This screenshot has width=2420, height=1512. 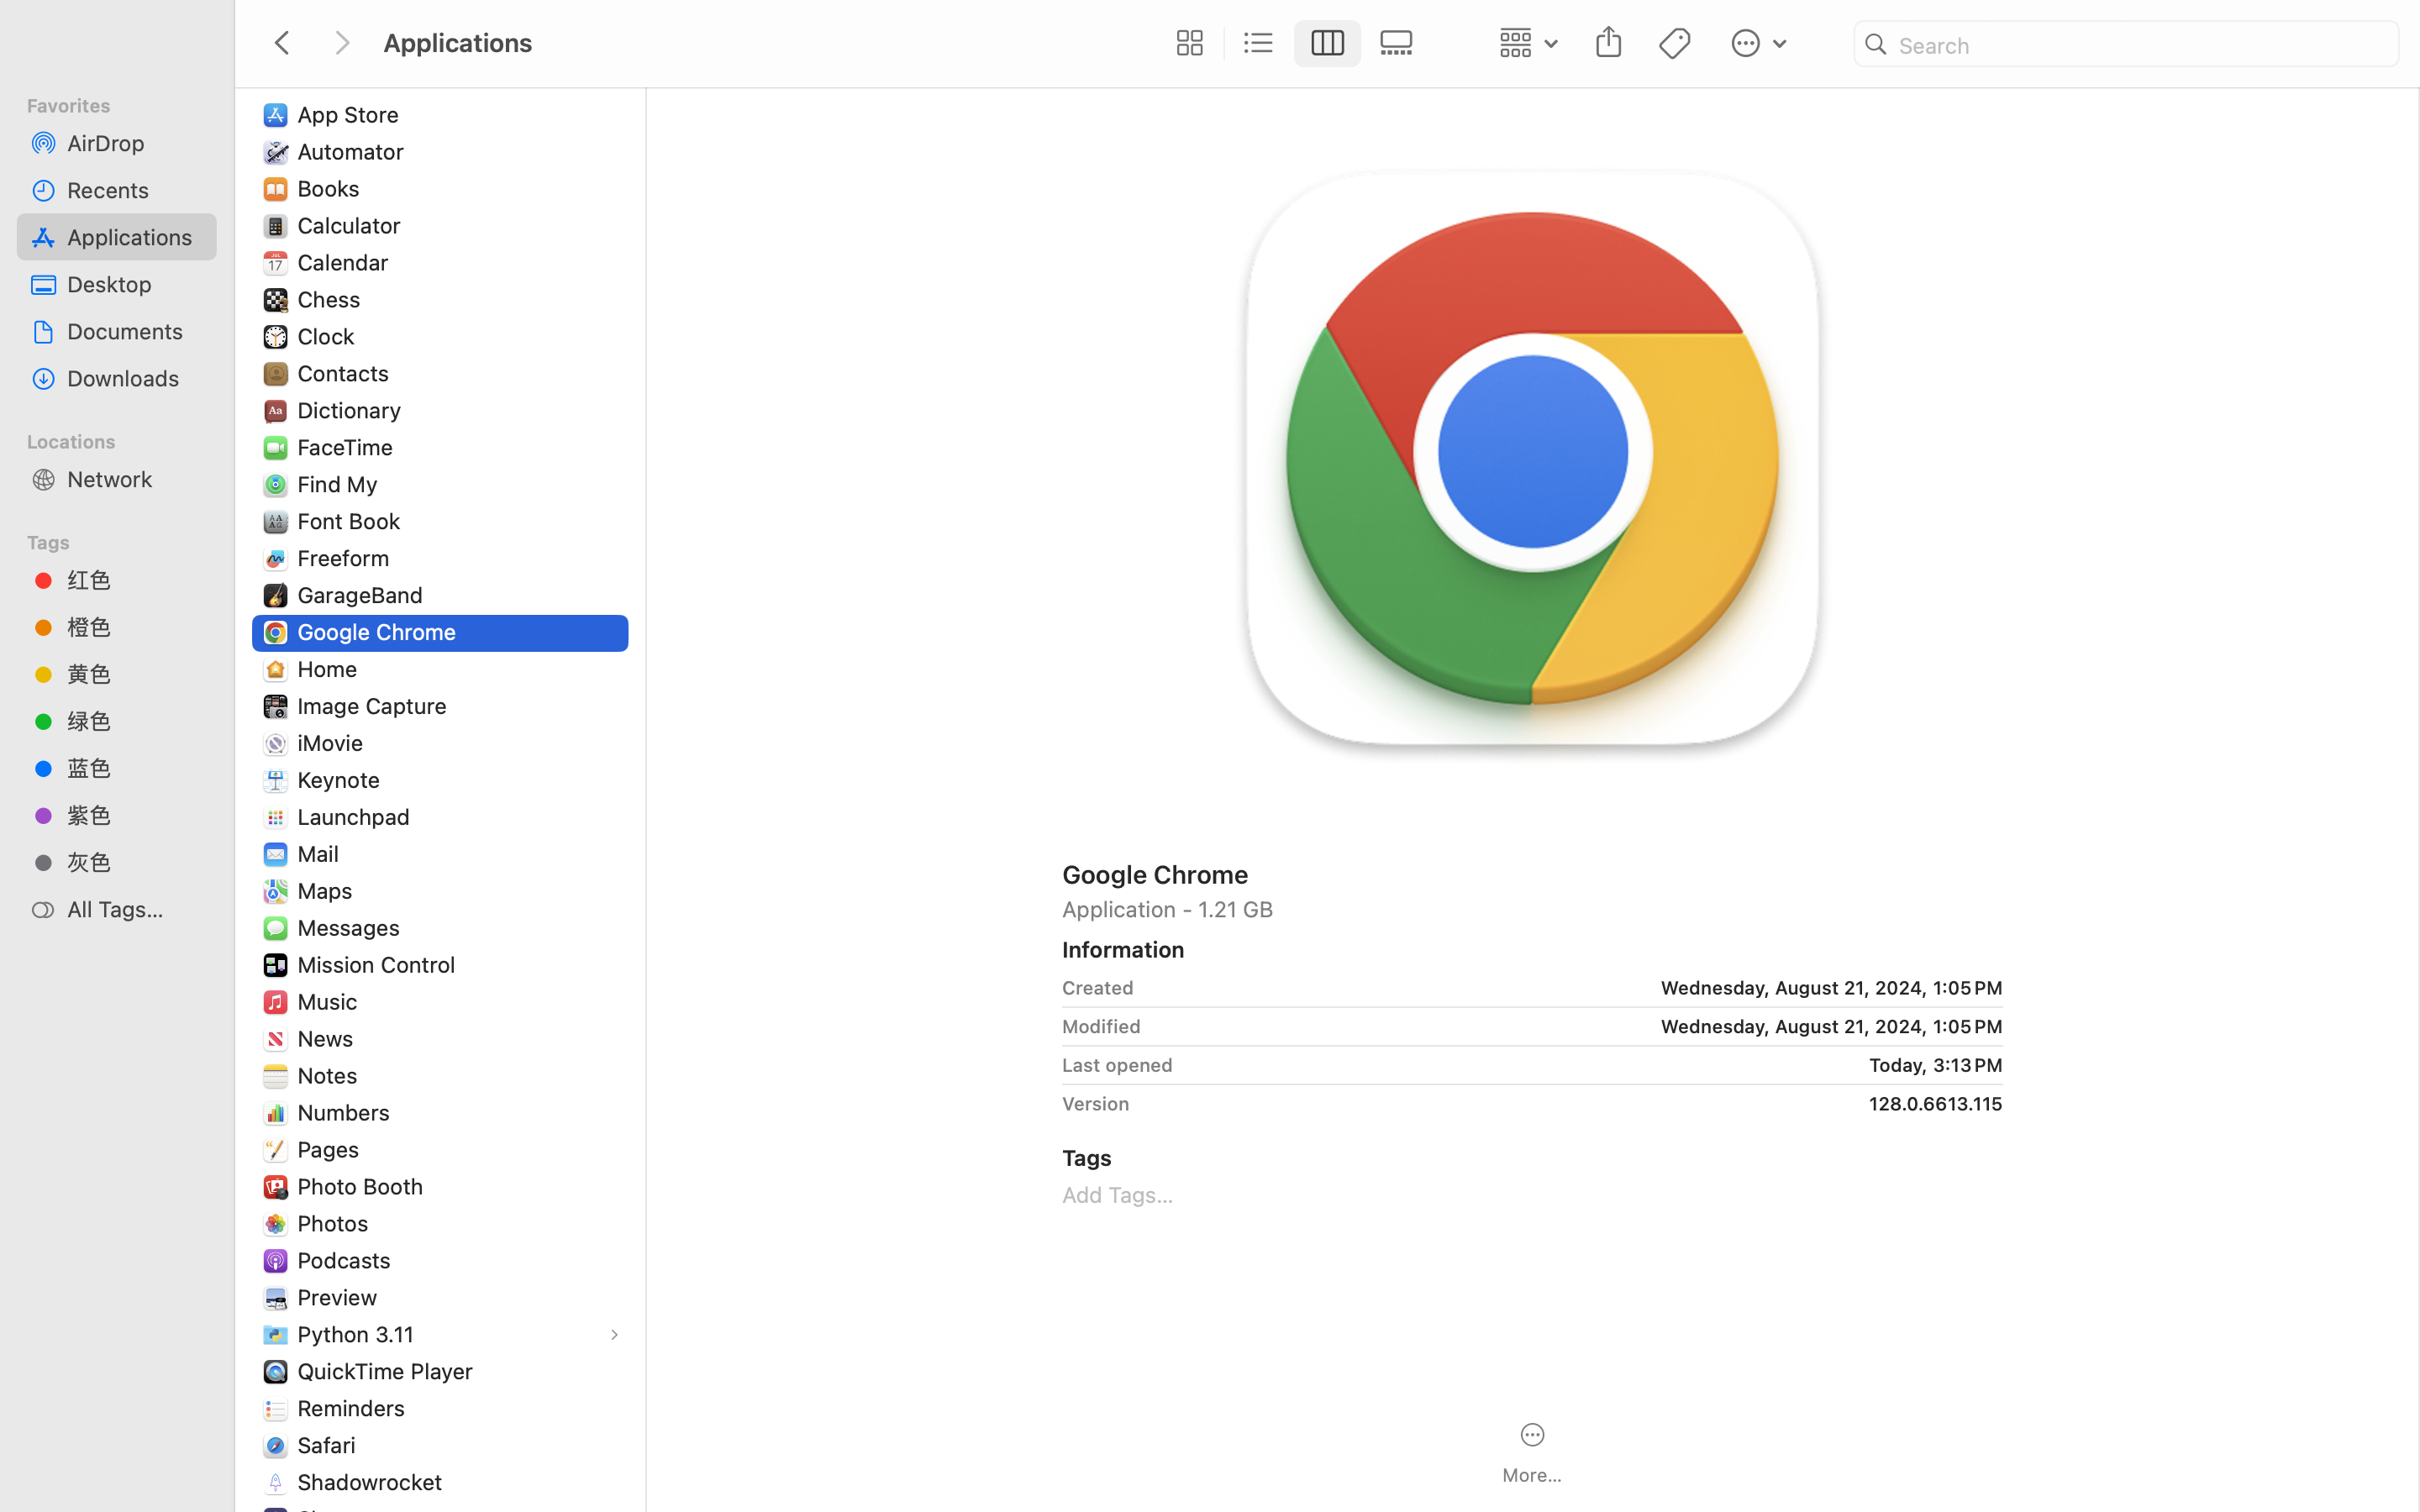 I want to click on 'Podcasts', so click(x=345, y=1259).